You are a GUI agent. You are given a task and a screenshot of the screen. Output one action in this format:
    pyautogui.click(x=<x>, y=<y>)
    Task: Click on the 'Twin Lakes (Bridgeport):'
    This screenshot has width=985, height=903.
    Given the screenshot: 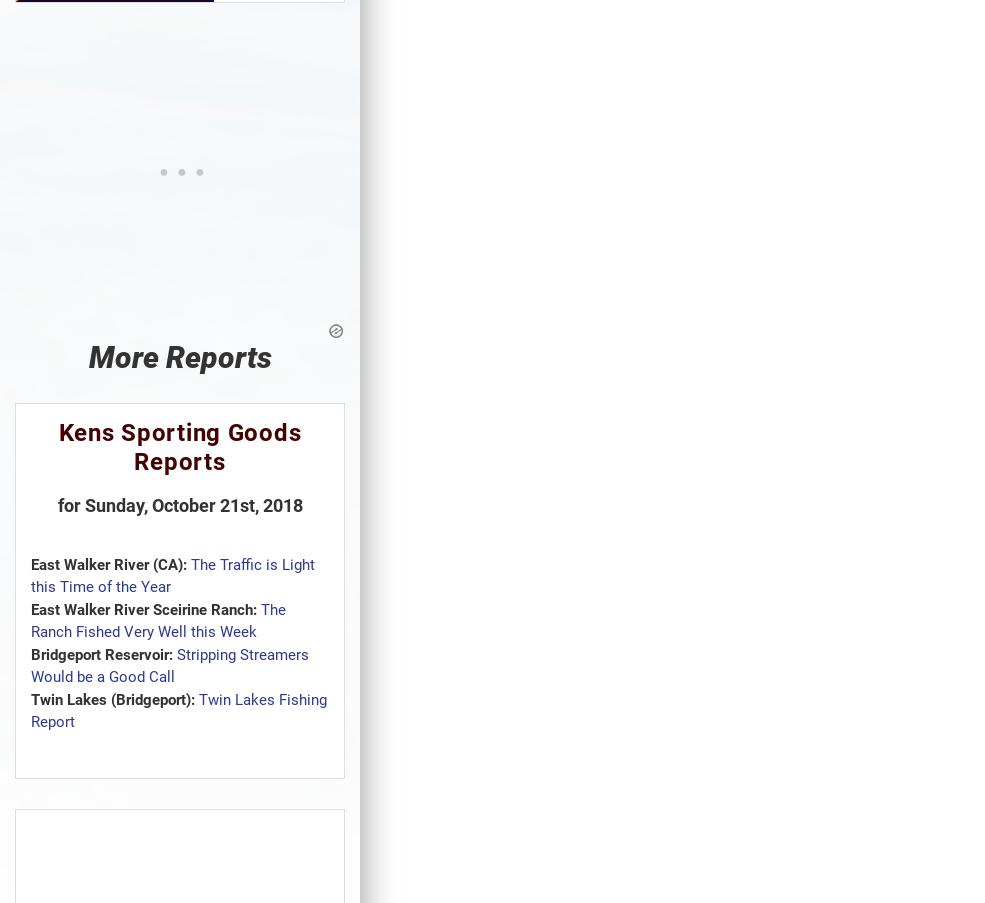 What is the action you would take?
    pyautogui.click(x=112, y=698)
    